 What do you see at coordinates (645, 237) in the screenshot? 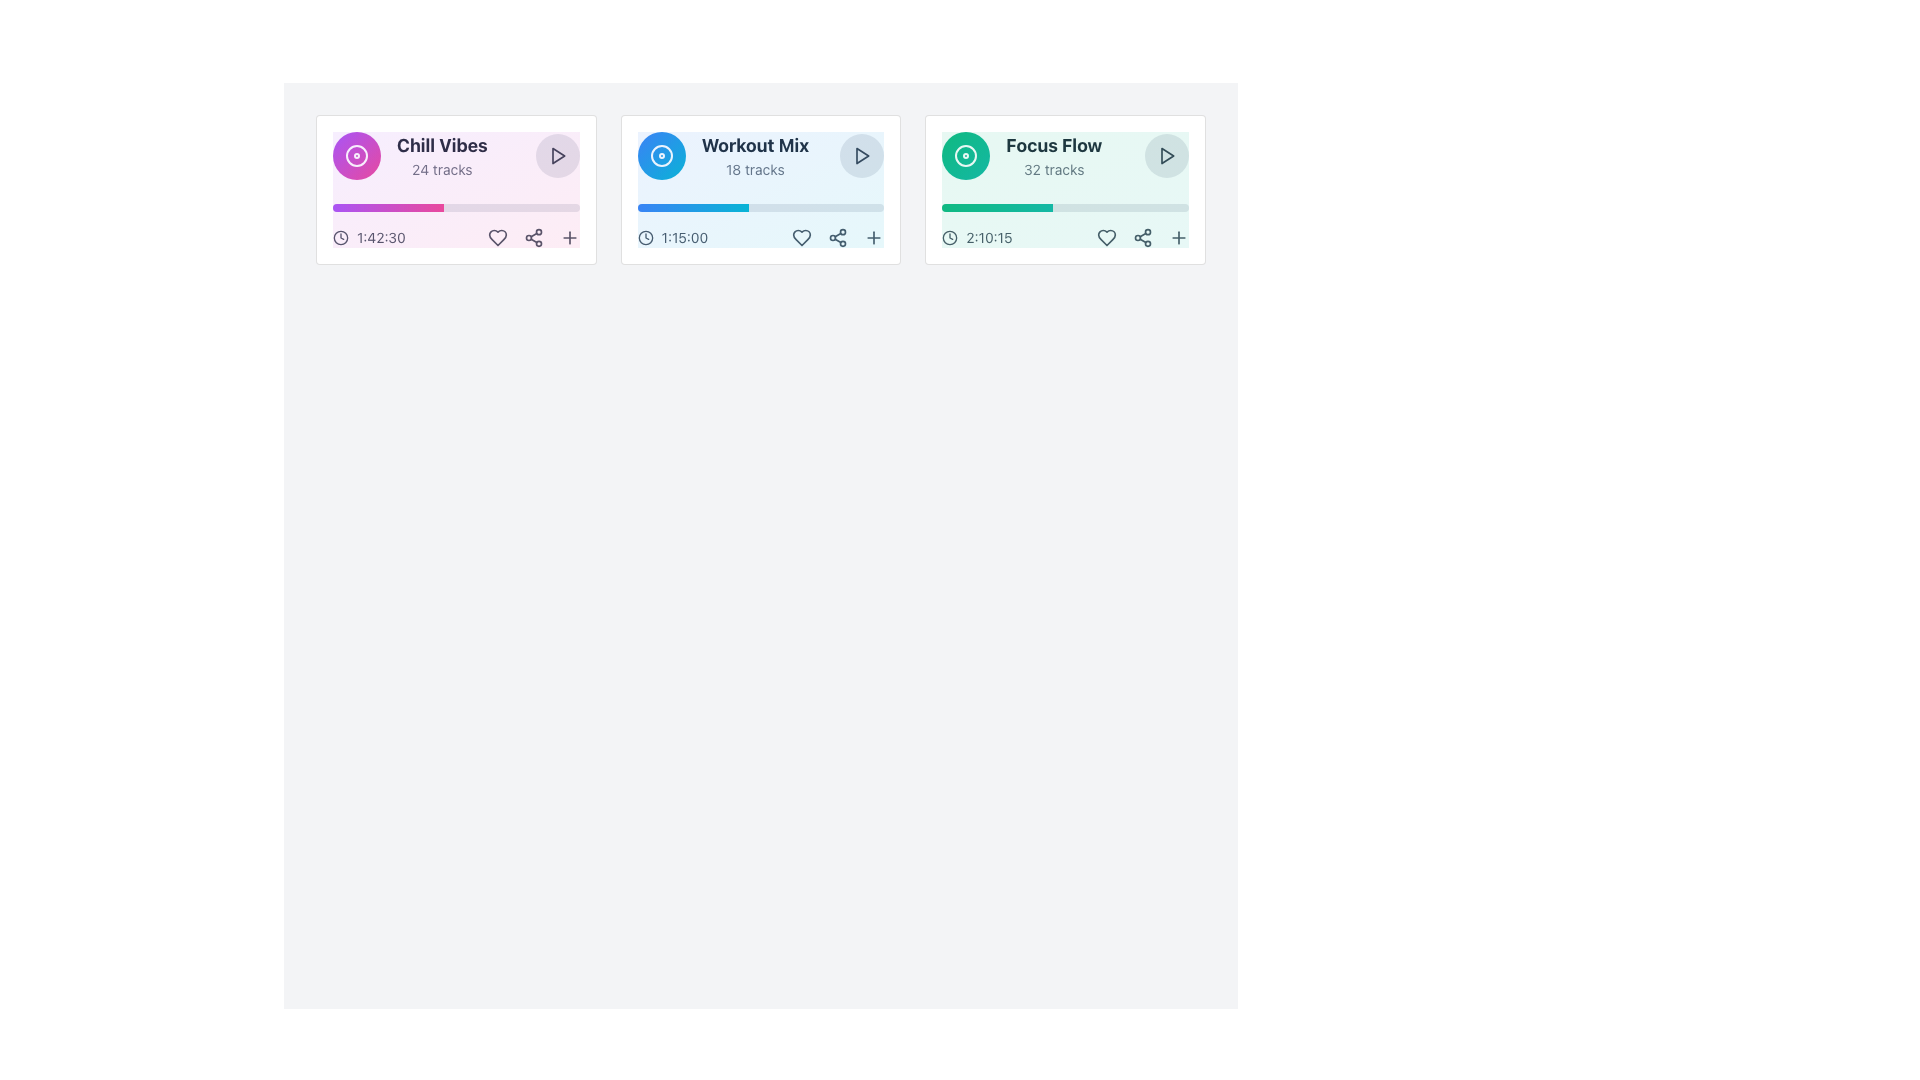
I see `the circular clock icon located at the bottom-left corner of the 'Workout Mix' card, positioned to the left of the text '1:15:00'` at bounding box center [645, 237].